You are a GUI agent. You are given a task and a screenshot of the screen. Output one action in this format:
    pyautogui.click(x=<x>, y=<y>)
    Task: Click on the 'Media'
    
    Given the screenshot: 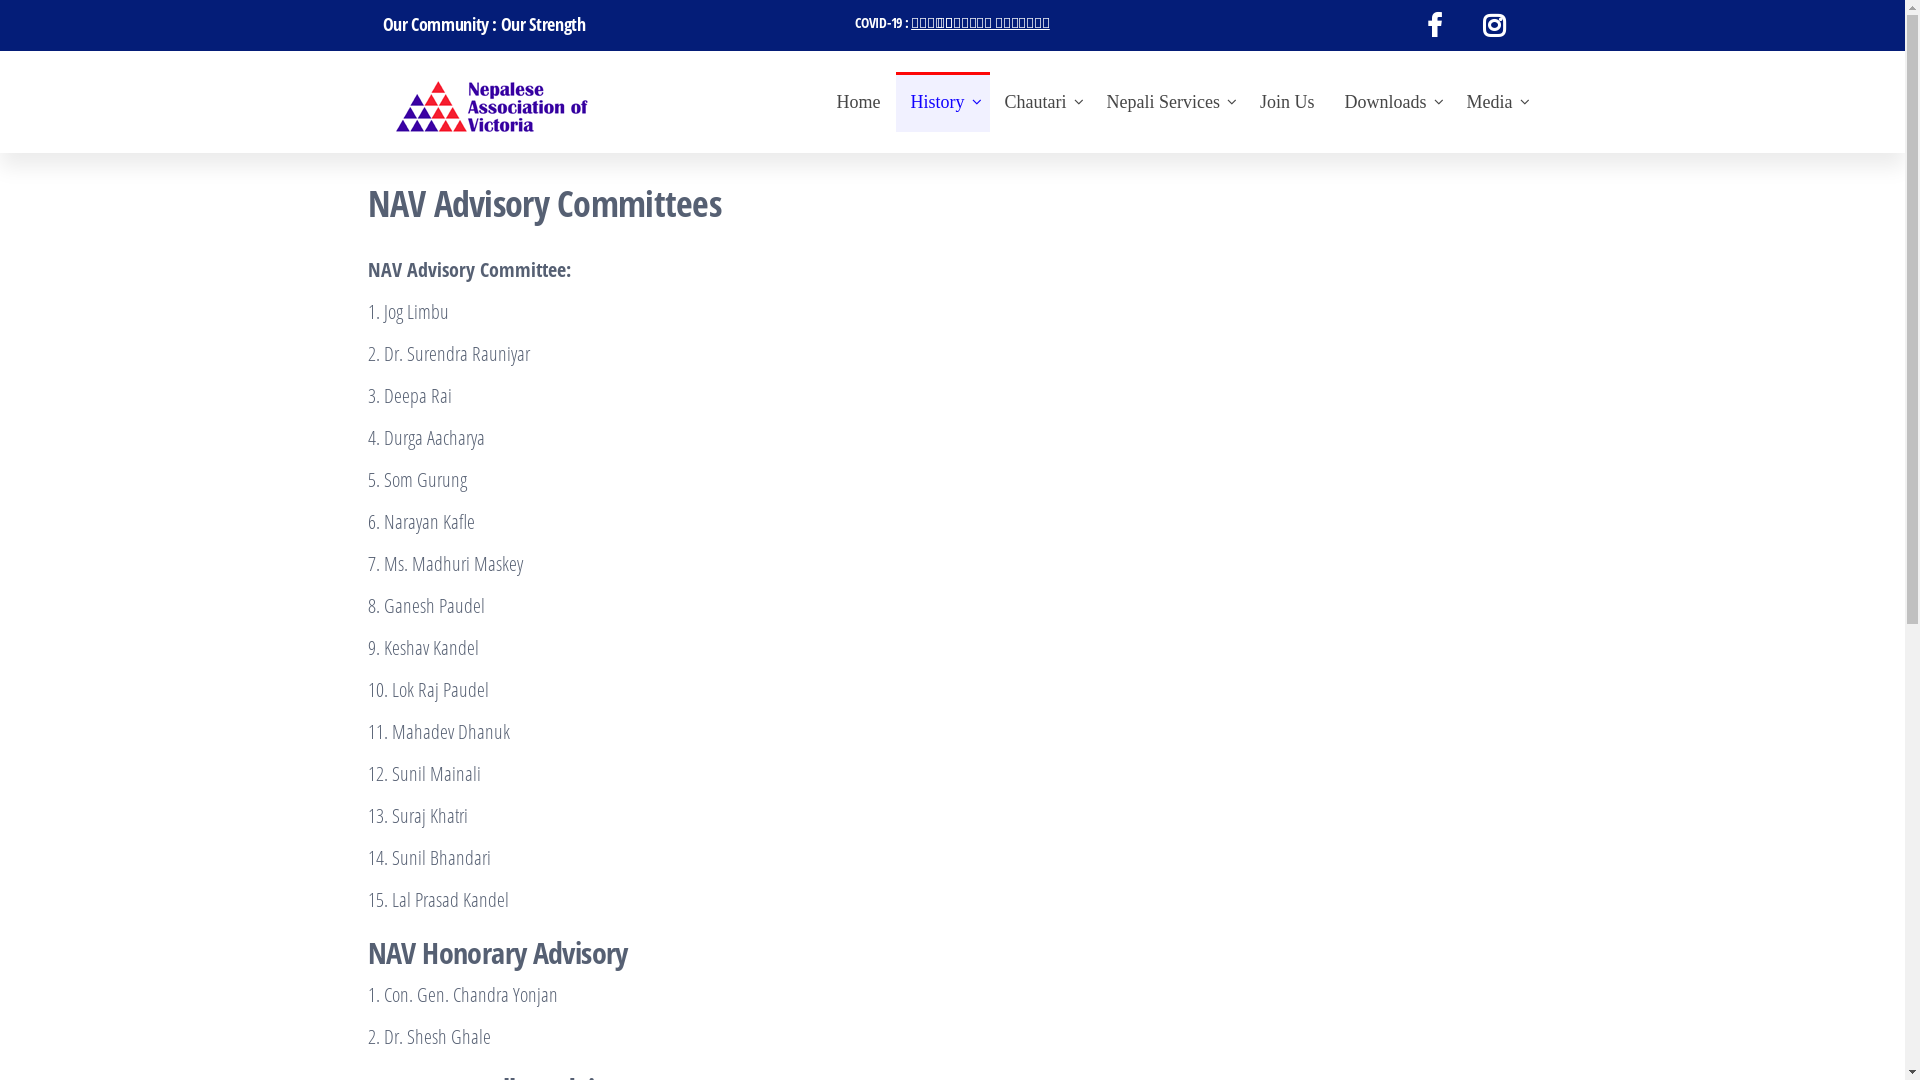 What is the action you would take?
    pyautogui.click(x=1451, y=101)
    